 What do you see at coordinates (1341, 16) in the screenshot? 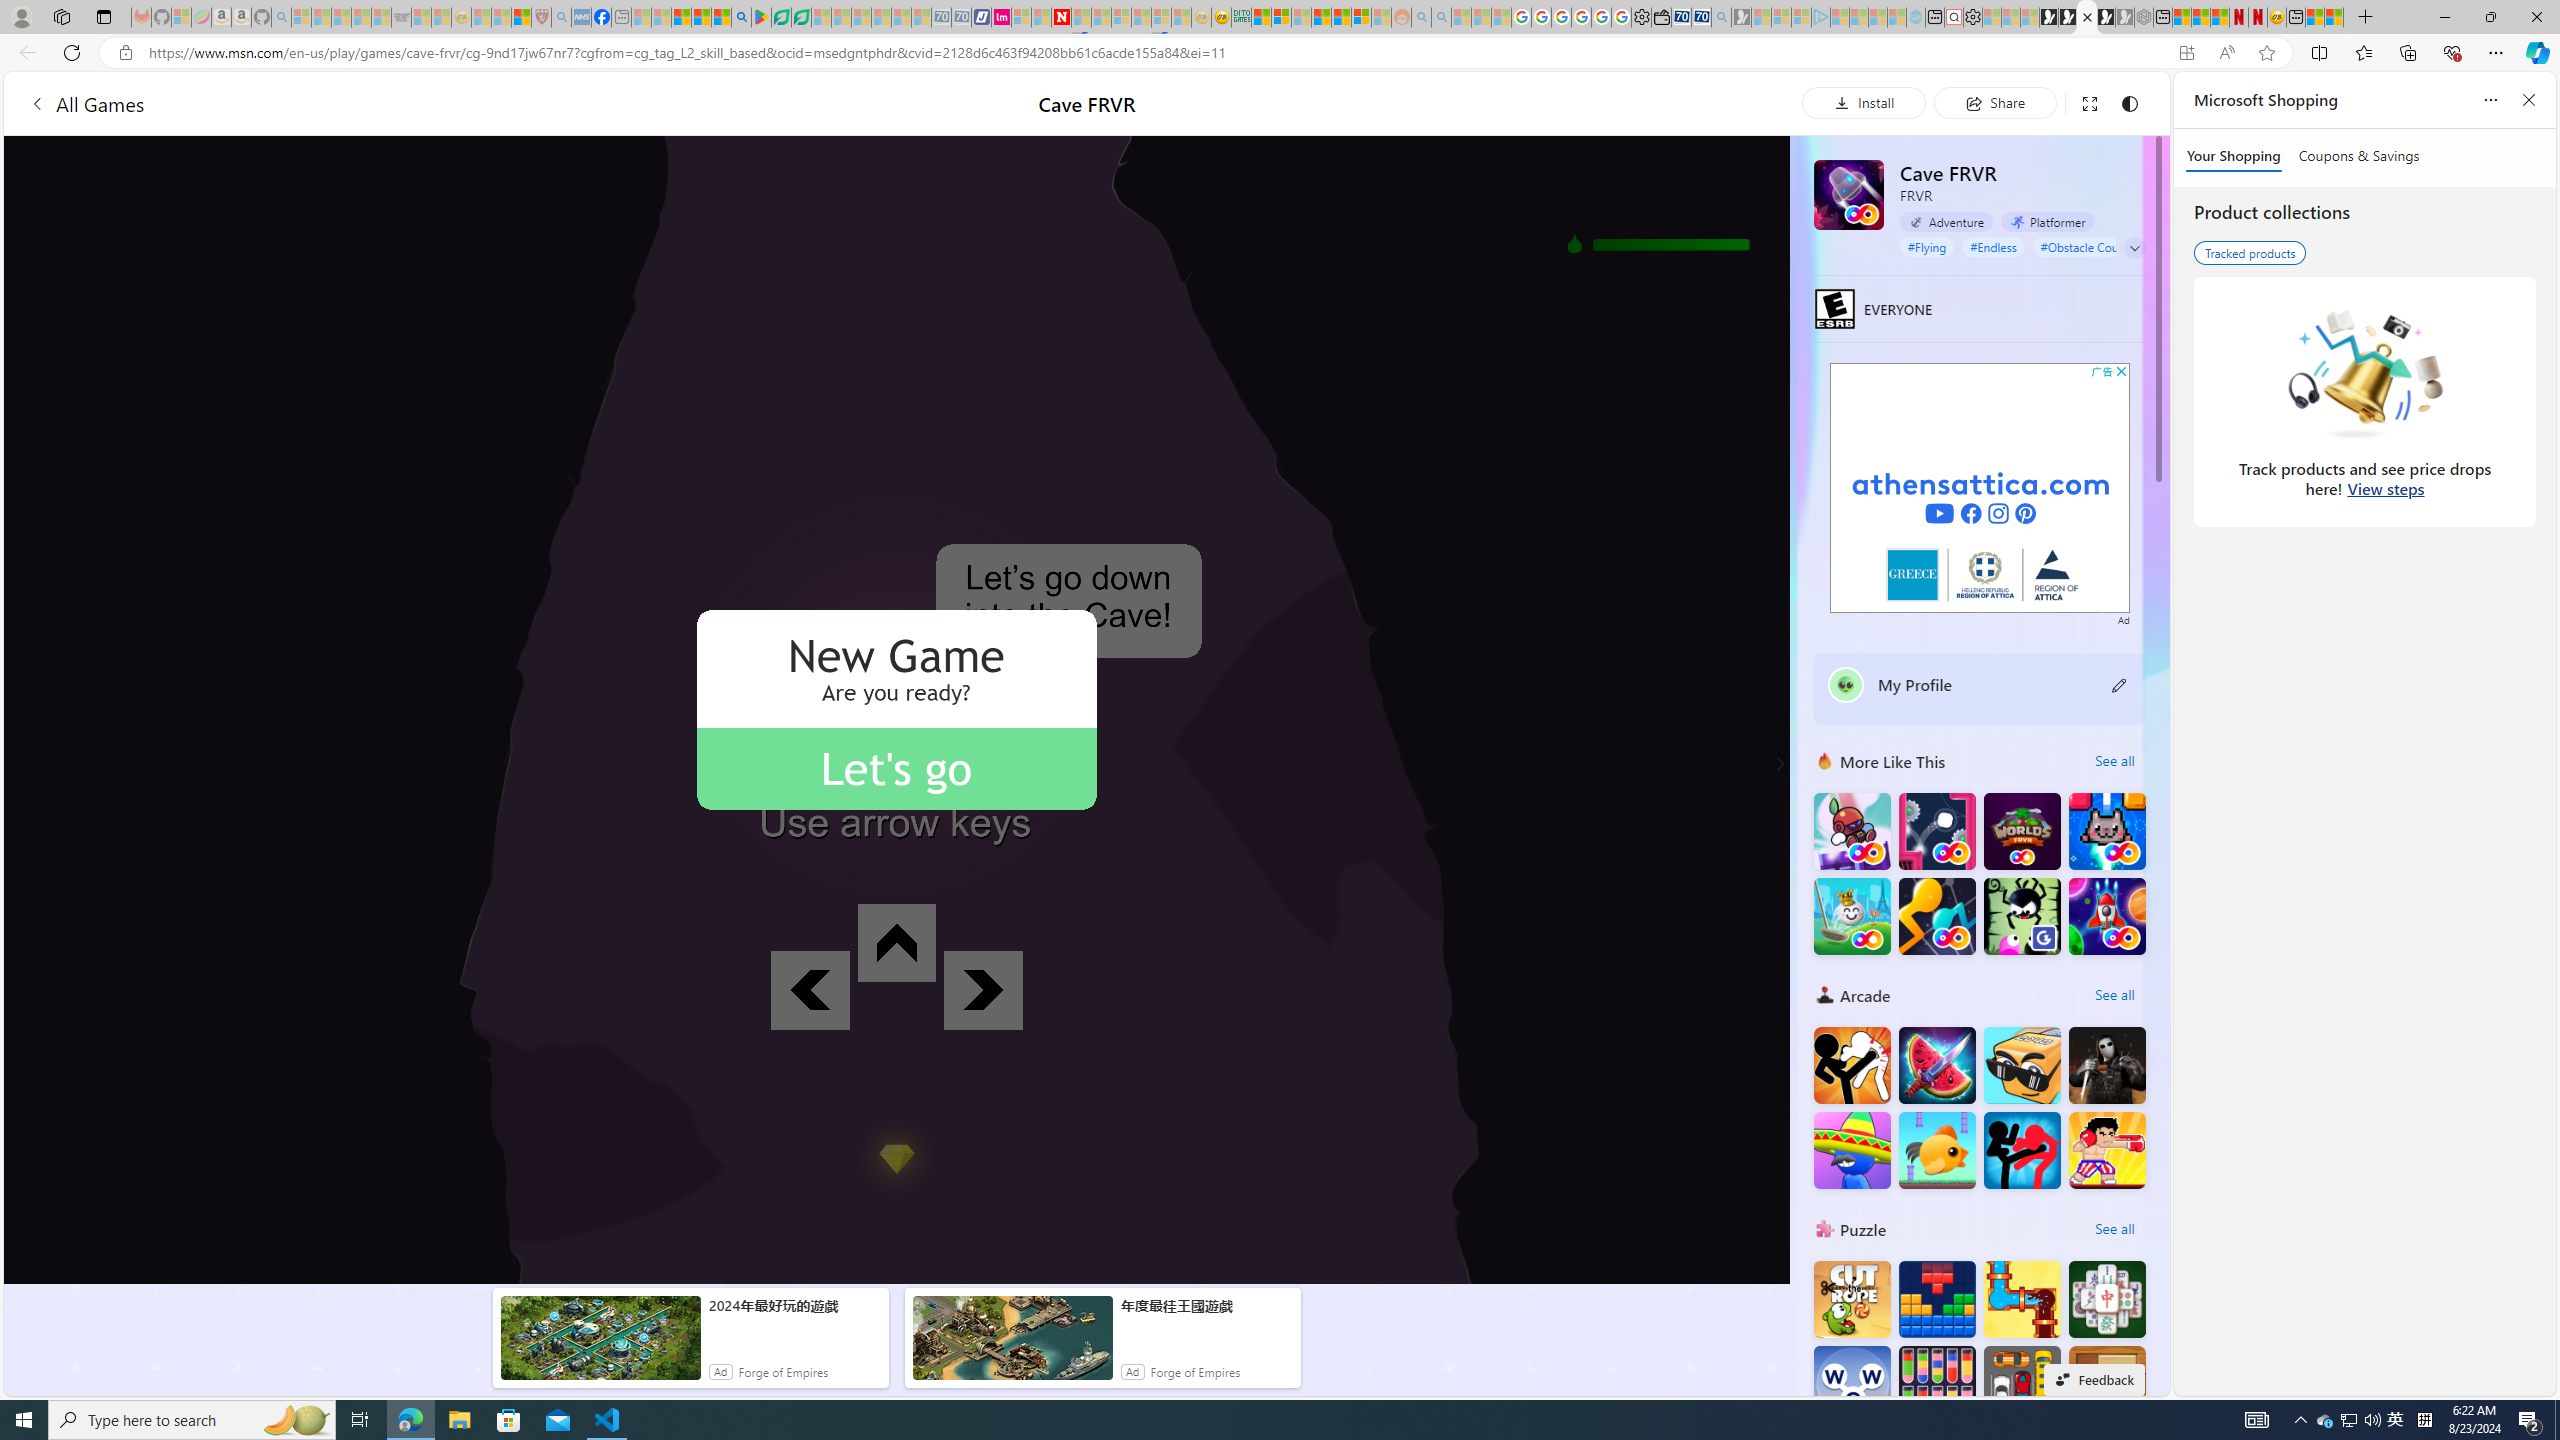
I see `'Kinda Frugal - MSN'` at bounding box center [1341, 16].